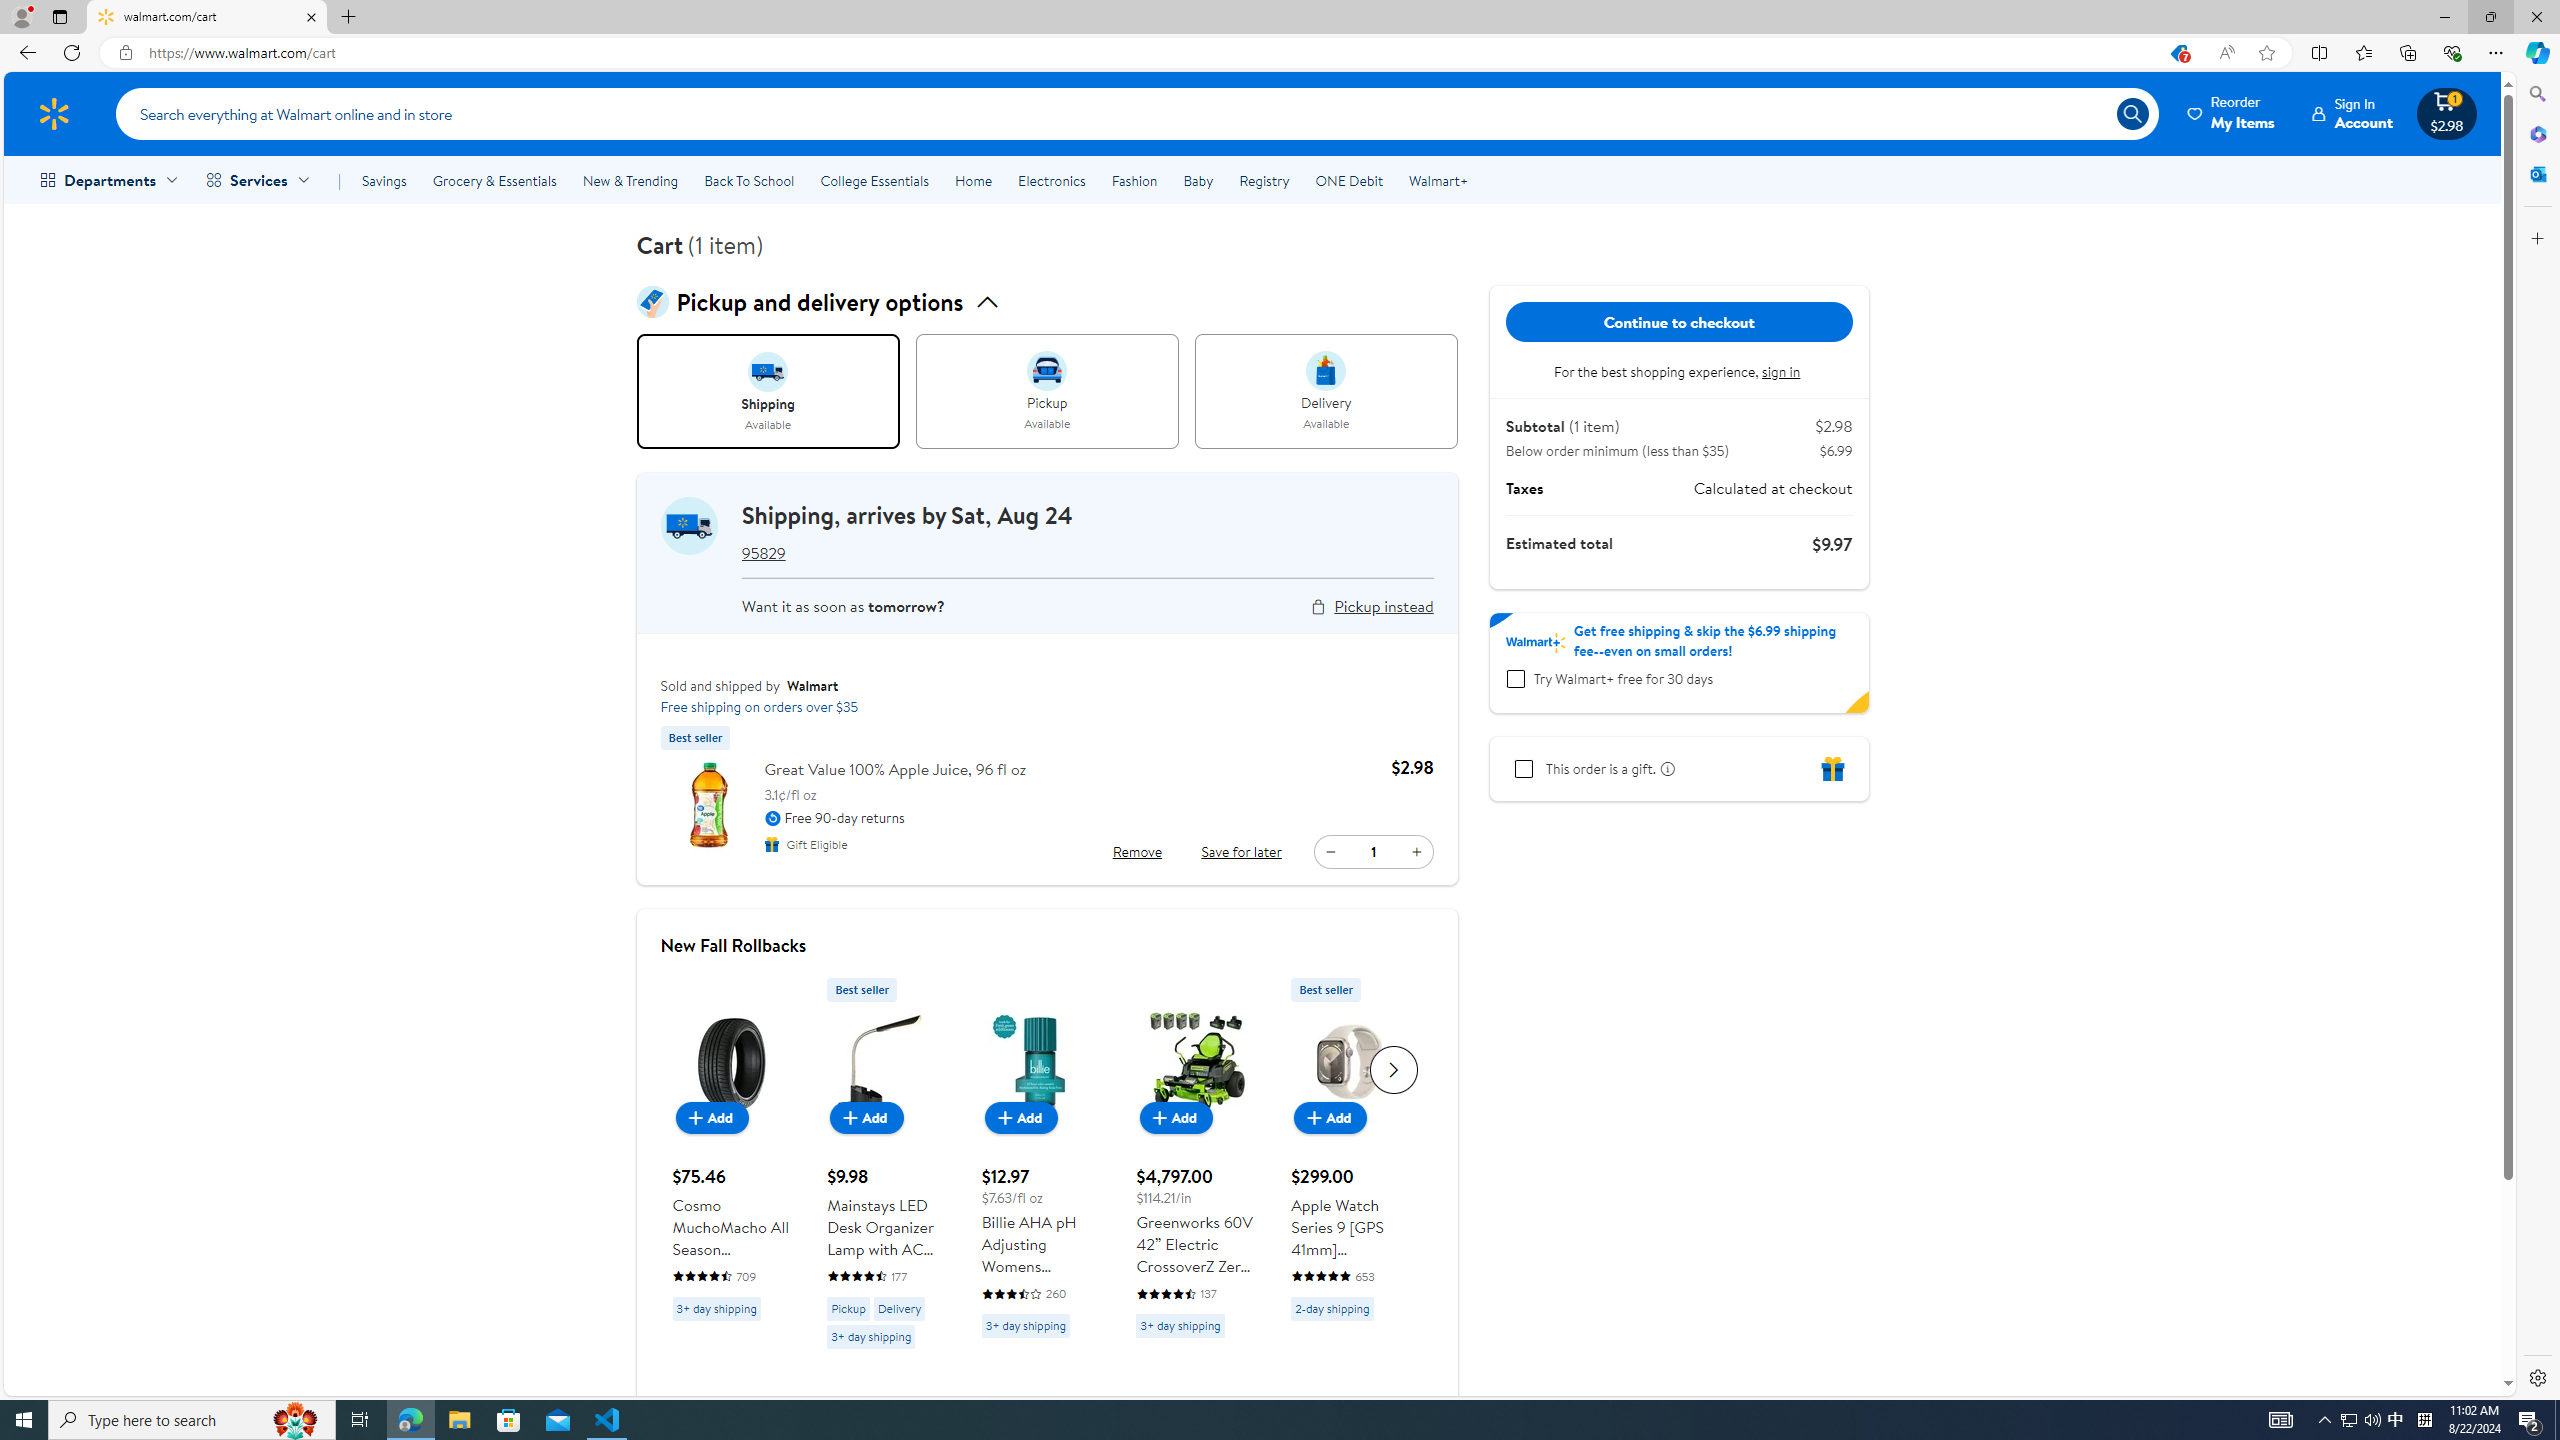 Image resolution: width=2560 pixels, height=1440 pixels. Describe the element at coordinates (2131, 112) in the screenshot. I see `'Search icon'` at that location.